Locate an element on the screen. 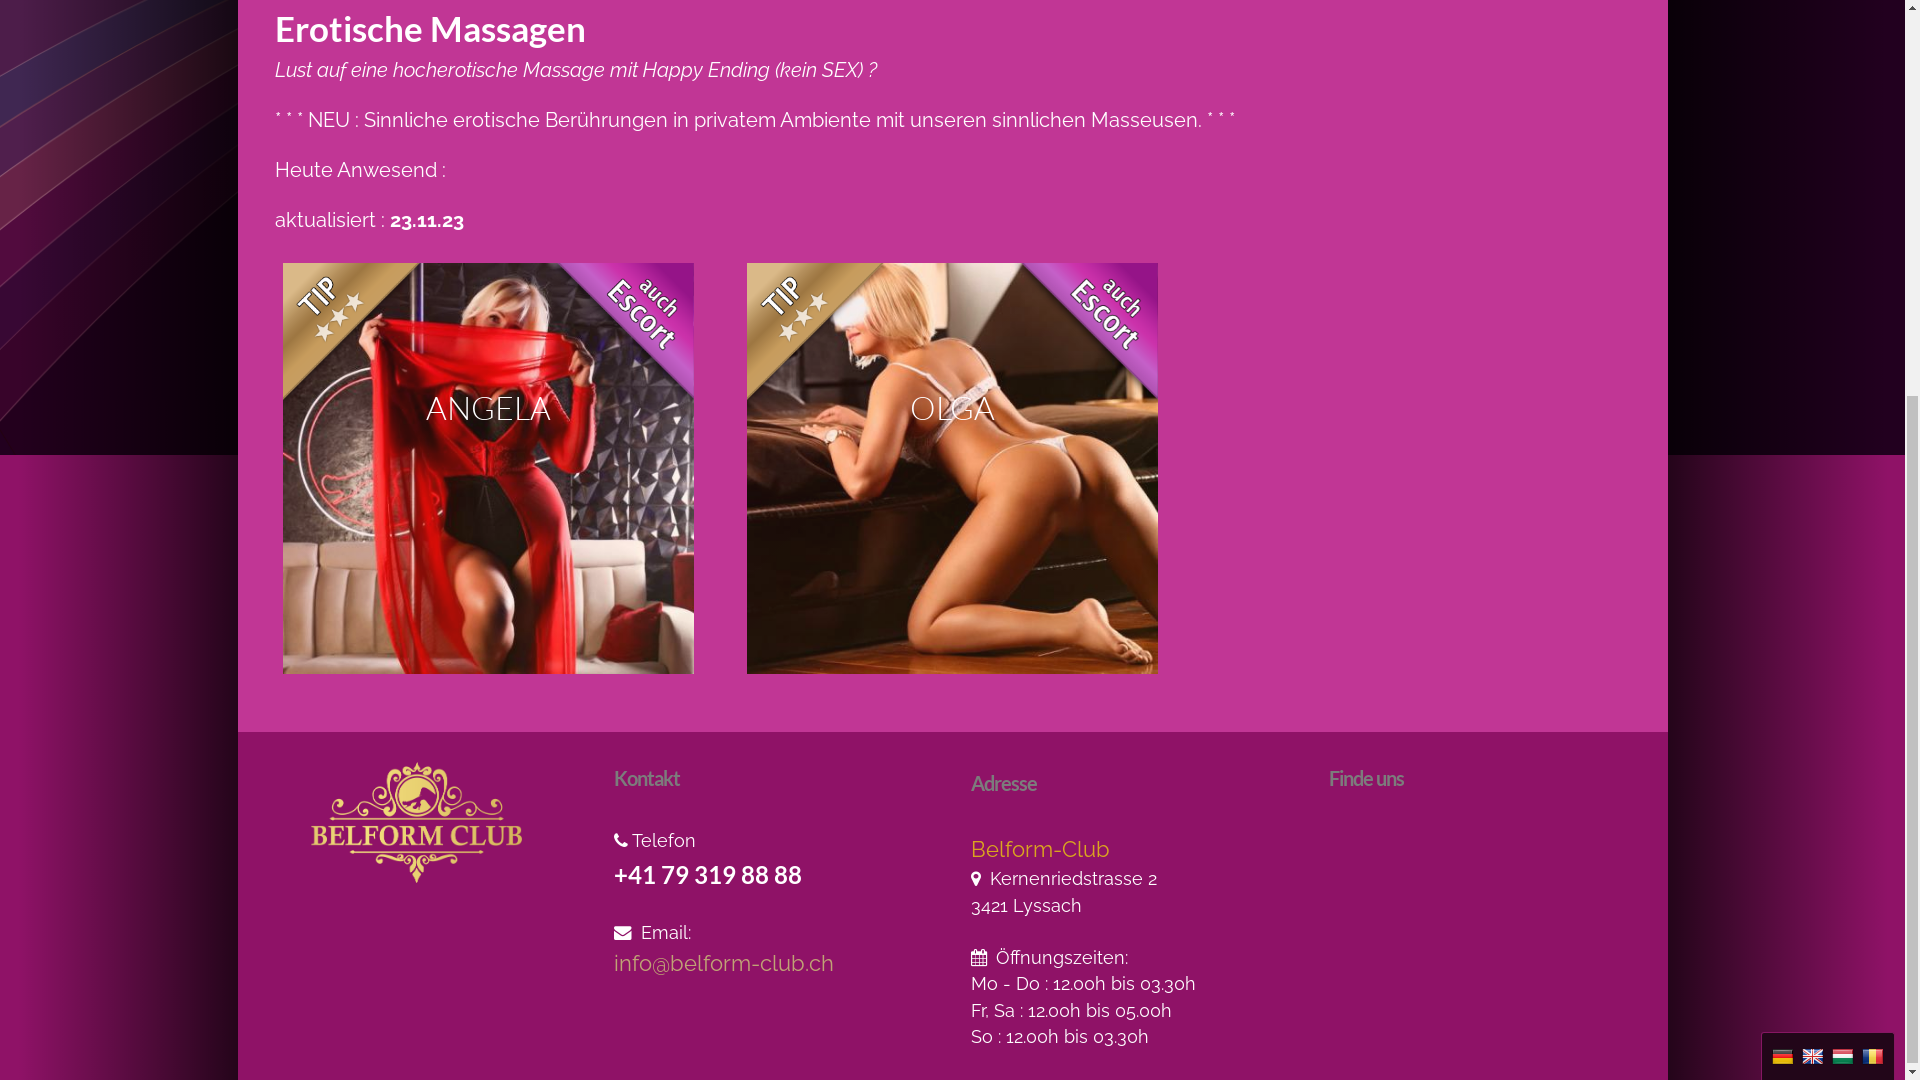 This screenshot has height=1080, width=1920. 'Preise is located at coordinates (911, 33).